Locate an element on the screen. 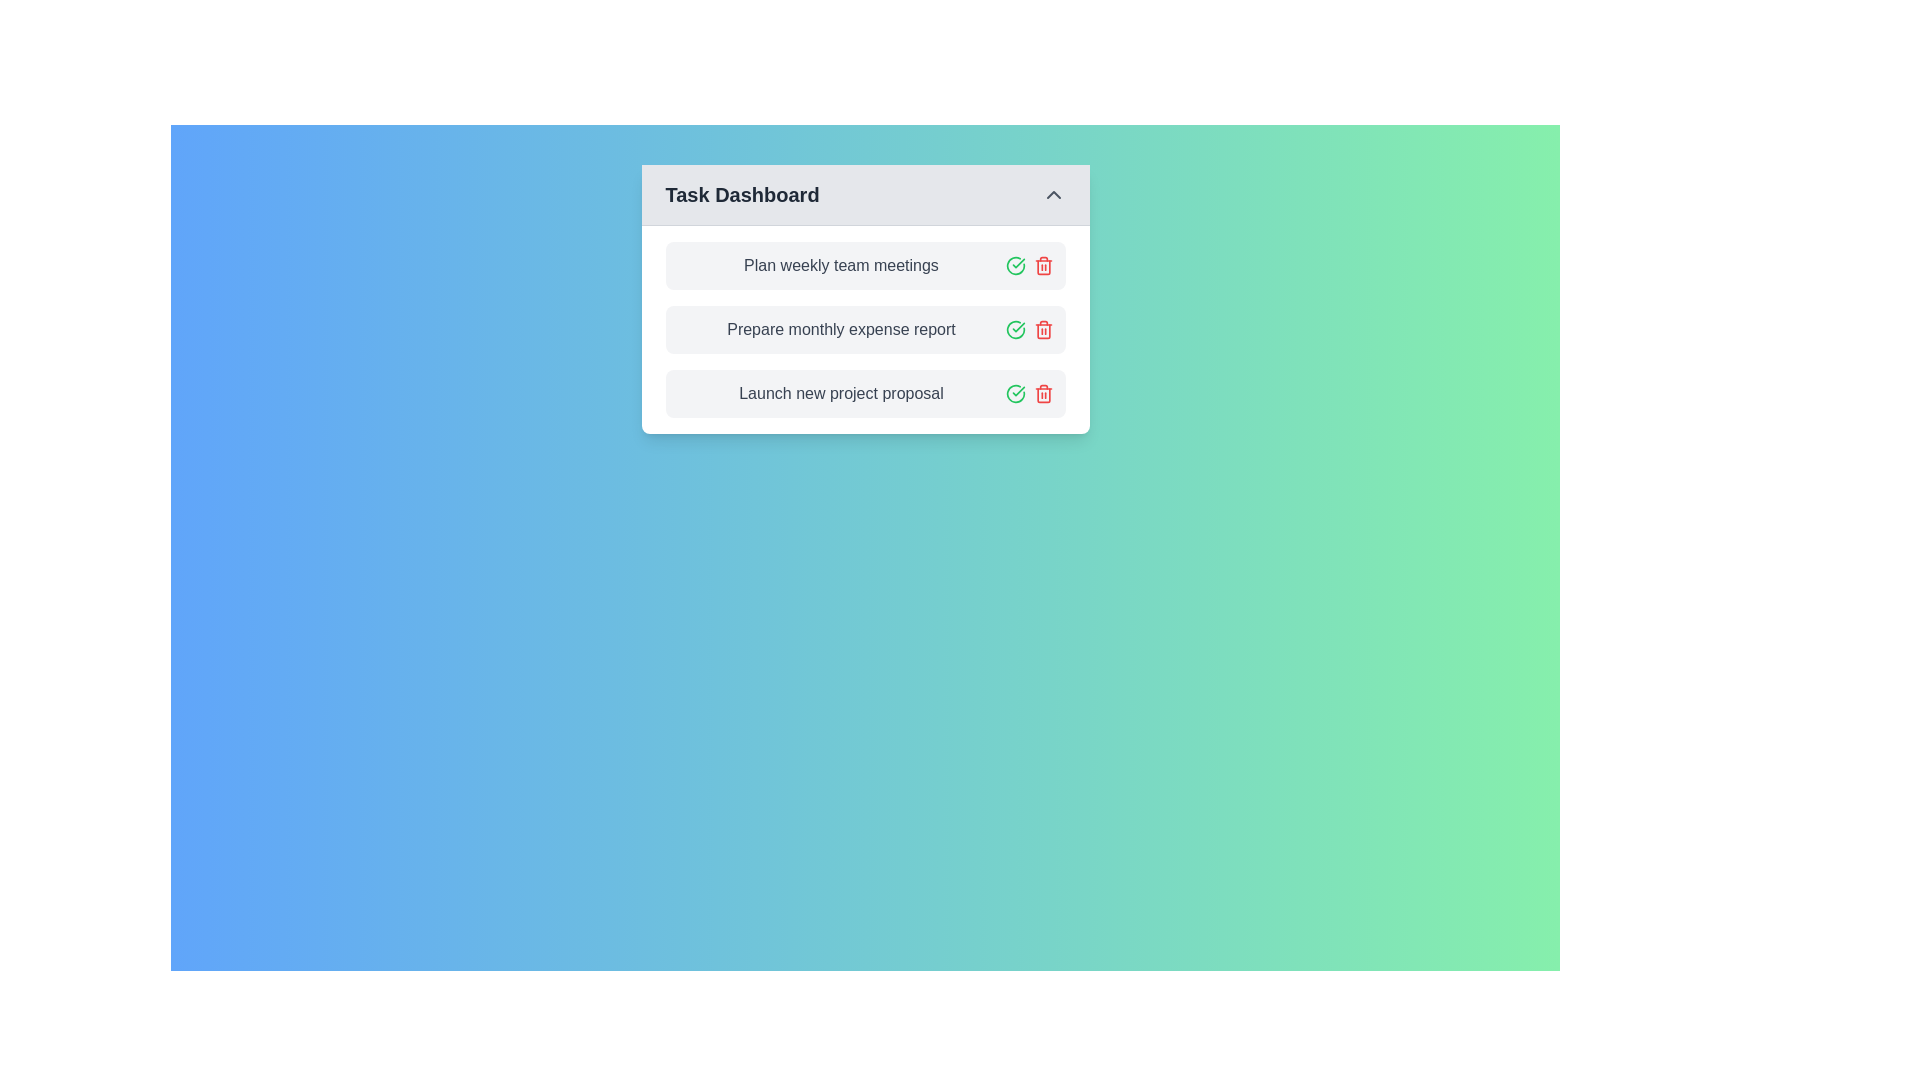 Image resolution: width=1920 pixels, height=1080 pixels. task label text 'Prepare monthly expense report' which is positioned in the middle of a vertical list within a task management interface is located at coordinates (841, 329).